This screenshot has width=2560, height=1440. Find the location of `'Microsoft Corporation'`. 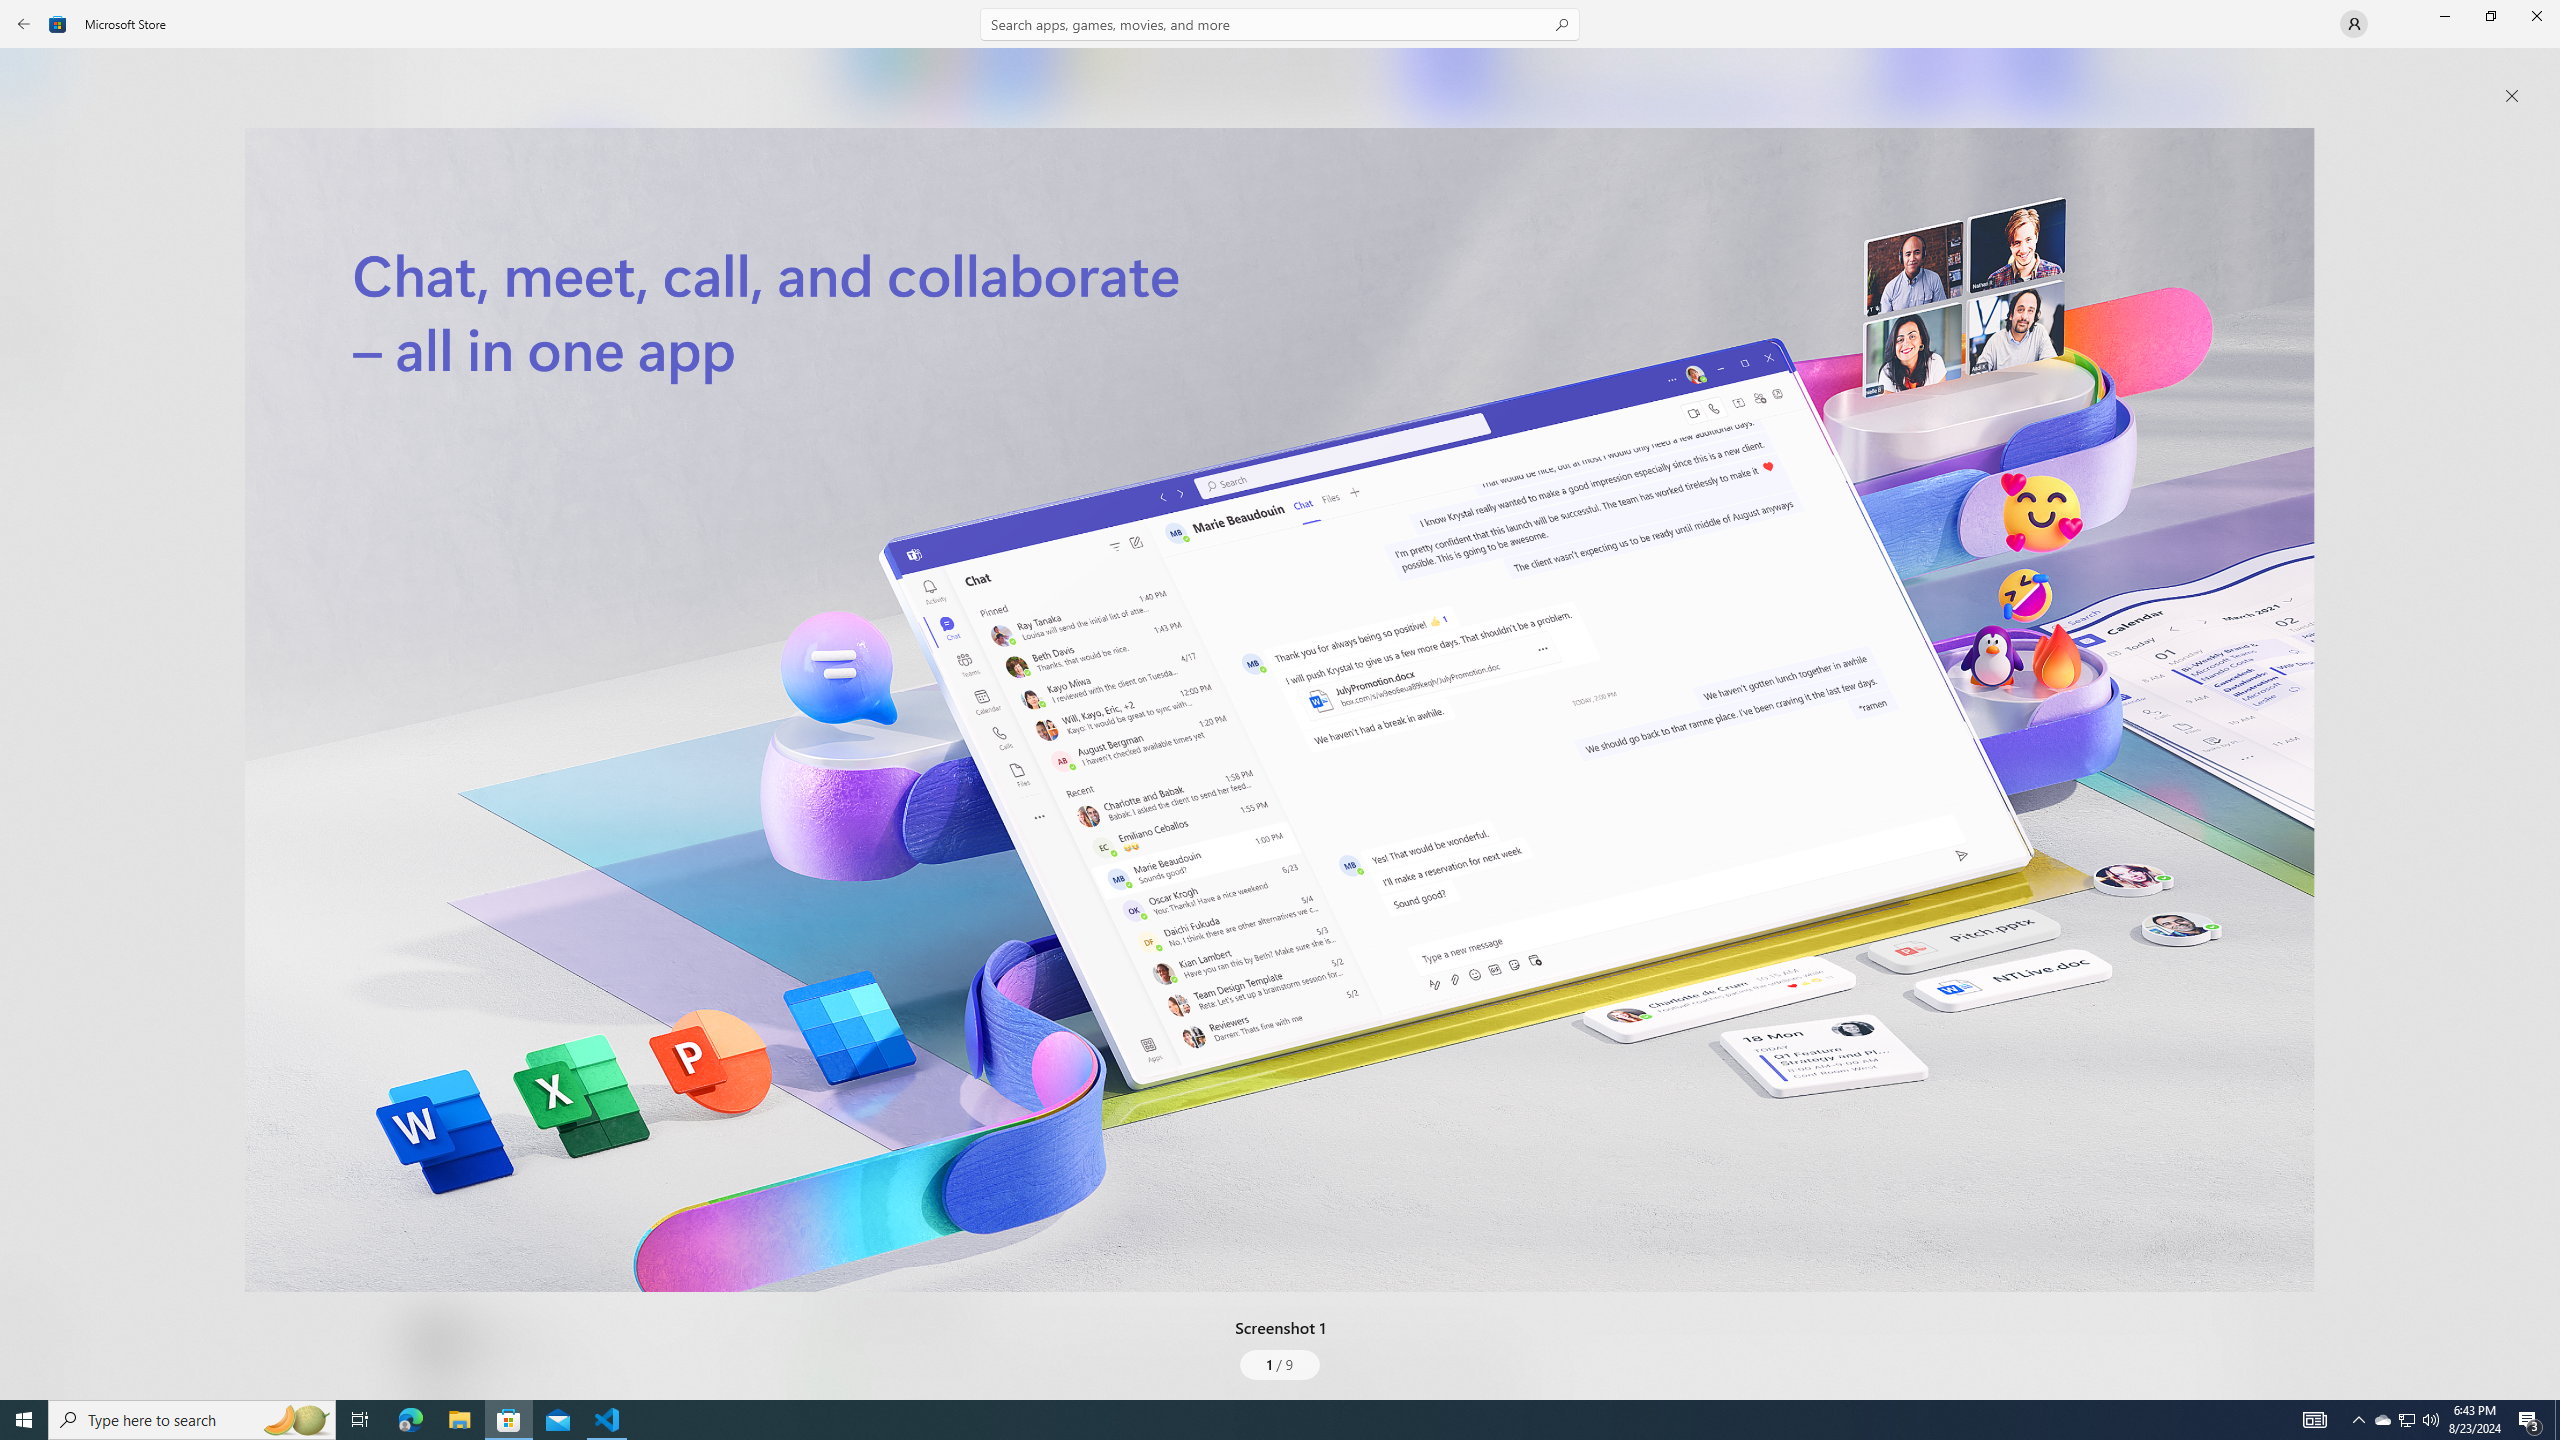

'Microsoft Corporation' is located at coordinates (673, 333).